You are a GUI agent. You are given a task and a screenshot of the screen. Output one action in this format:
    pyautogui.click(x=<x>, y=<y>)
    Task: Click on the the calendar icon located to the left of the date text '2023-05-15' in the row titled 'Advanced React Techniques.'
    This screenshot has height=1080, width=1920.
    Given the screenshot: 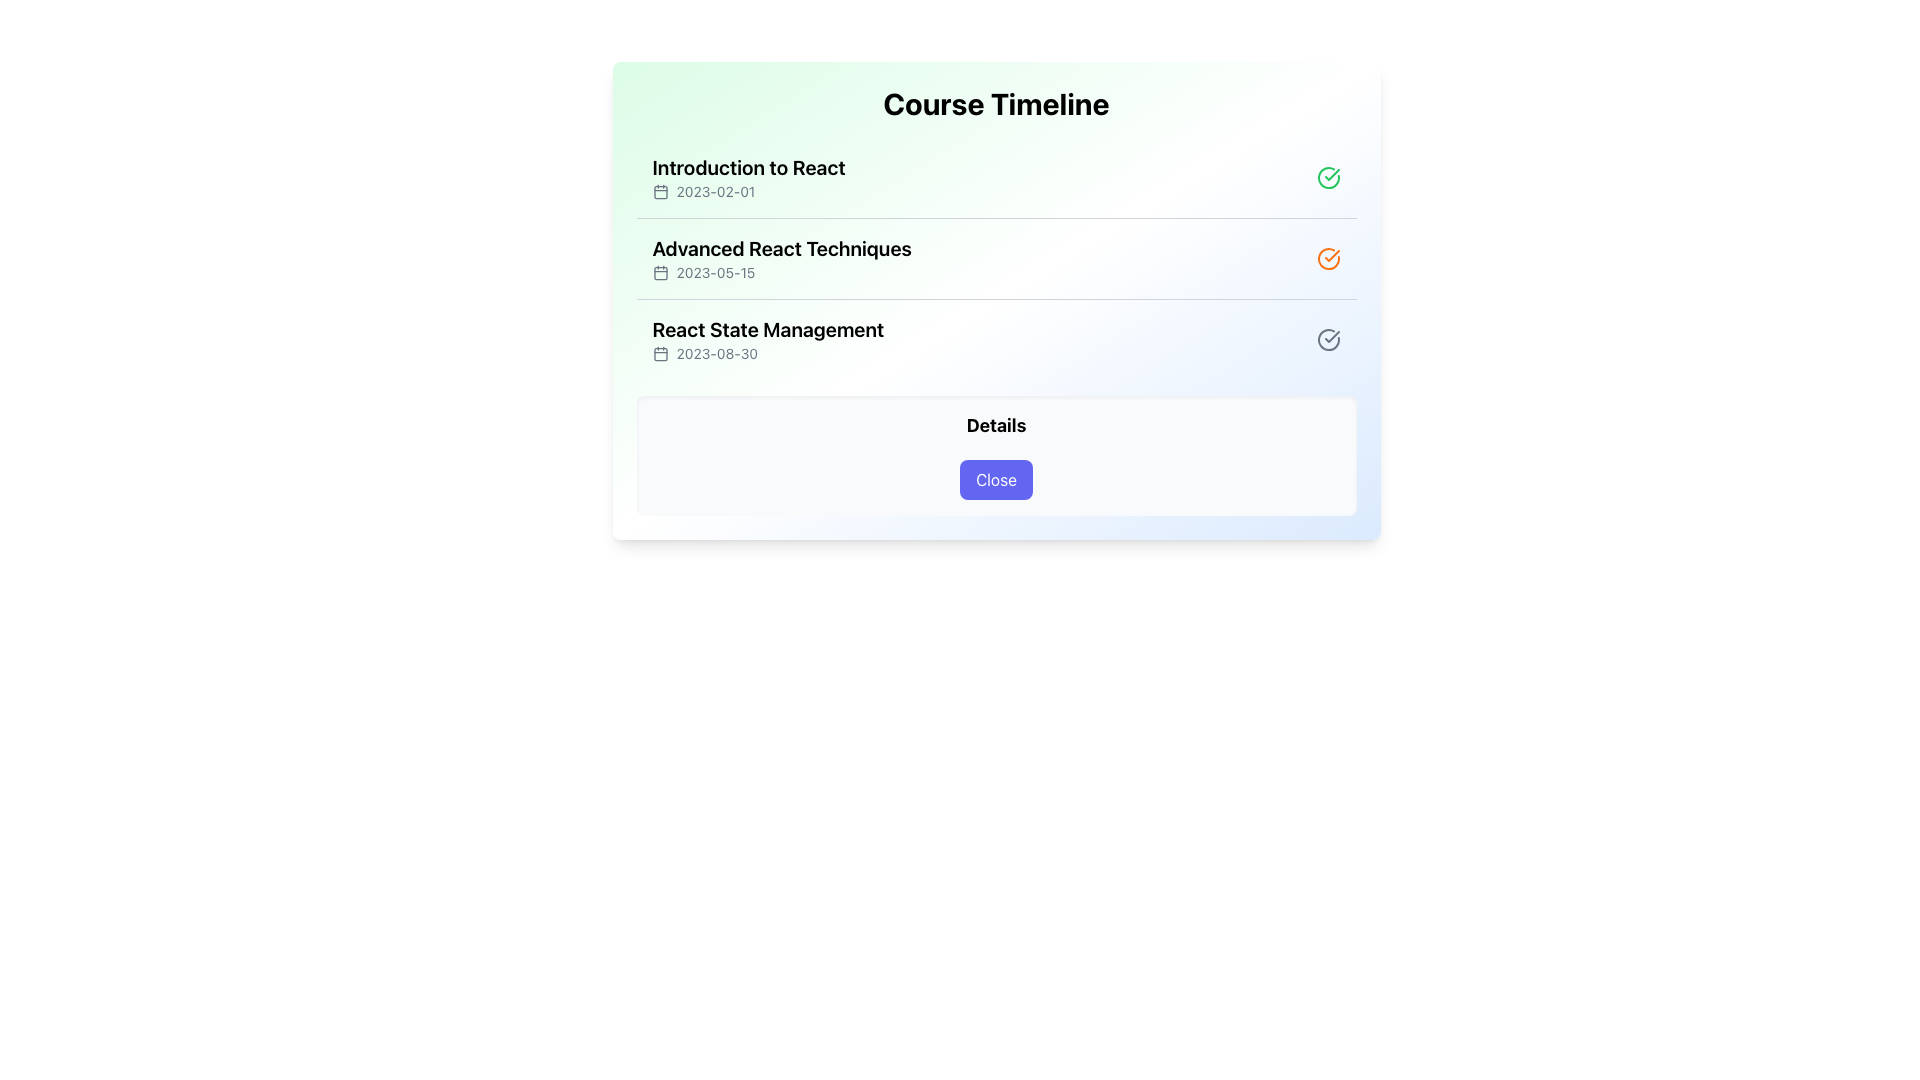 What is the action you would take?
    pyautogui.click(x=660, y=273)
    